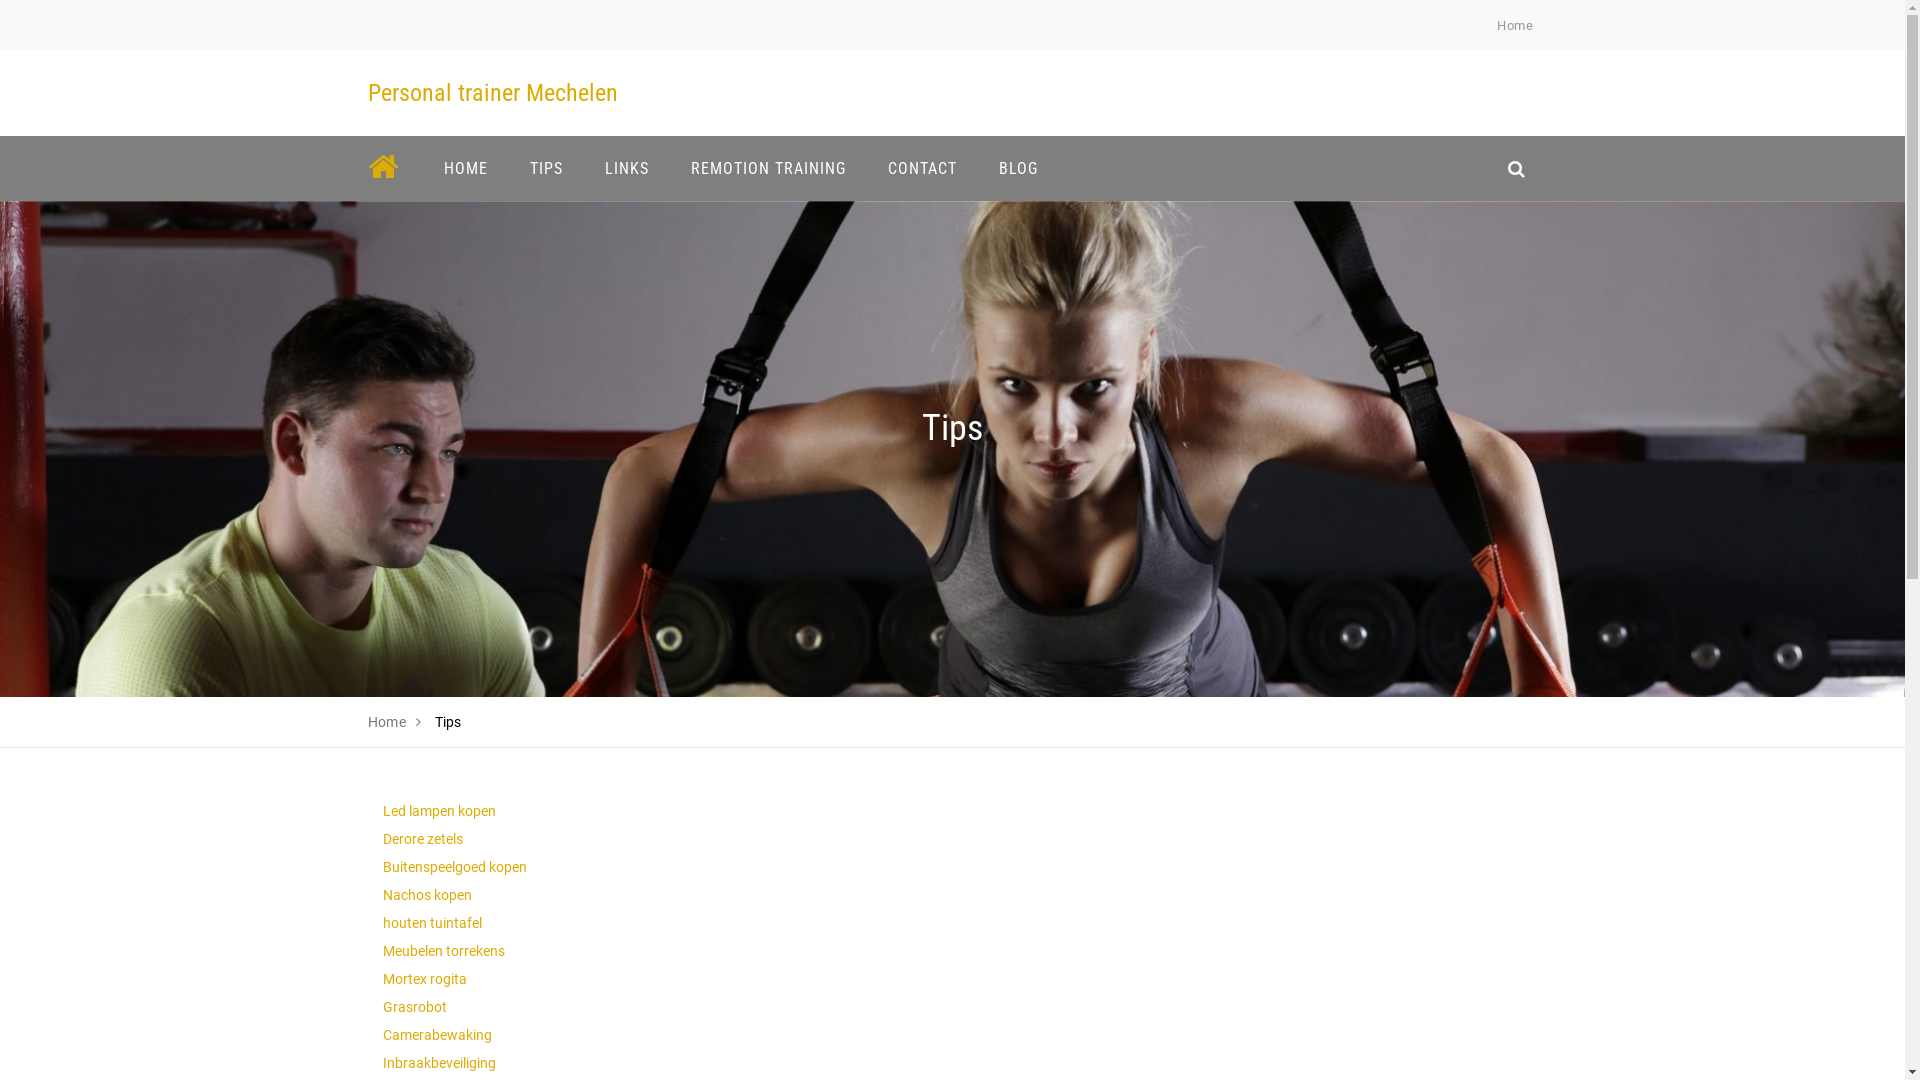 The height and width of the screenshot is (1080, 1920). What do you see at coordinates (437, 1062) in the screenshot?
I see `'Inbraakbeveiliging'` at bounding box center [437, 1062].